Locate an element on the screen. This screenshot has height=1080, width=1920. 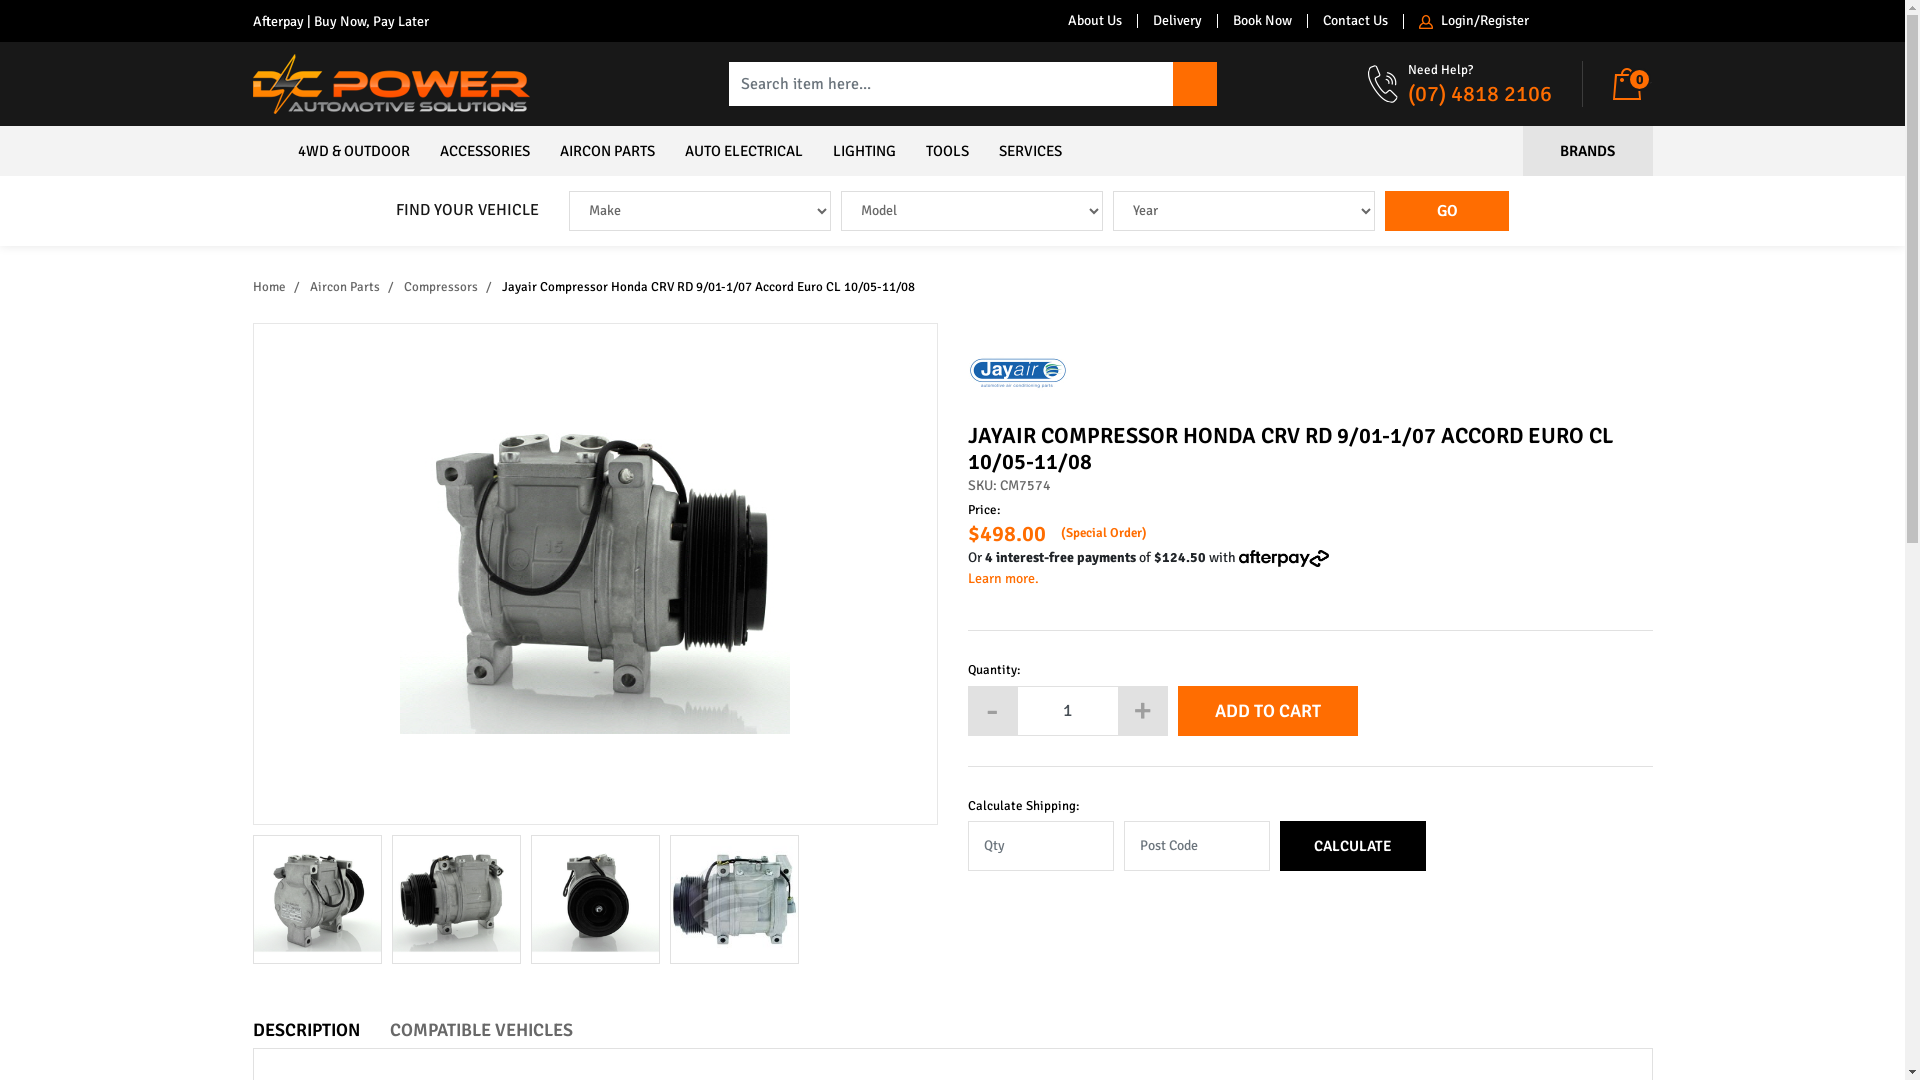
'GO' is located at coordinates (1446, 211).